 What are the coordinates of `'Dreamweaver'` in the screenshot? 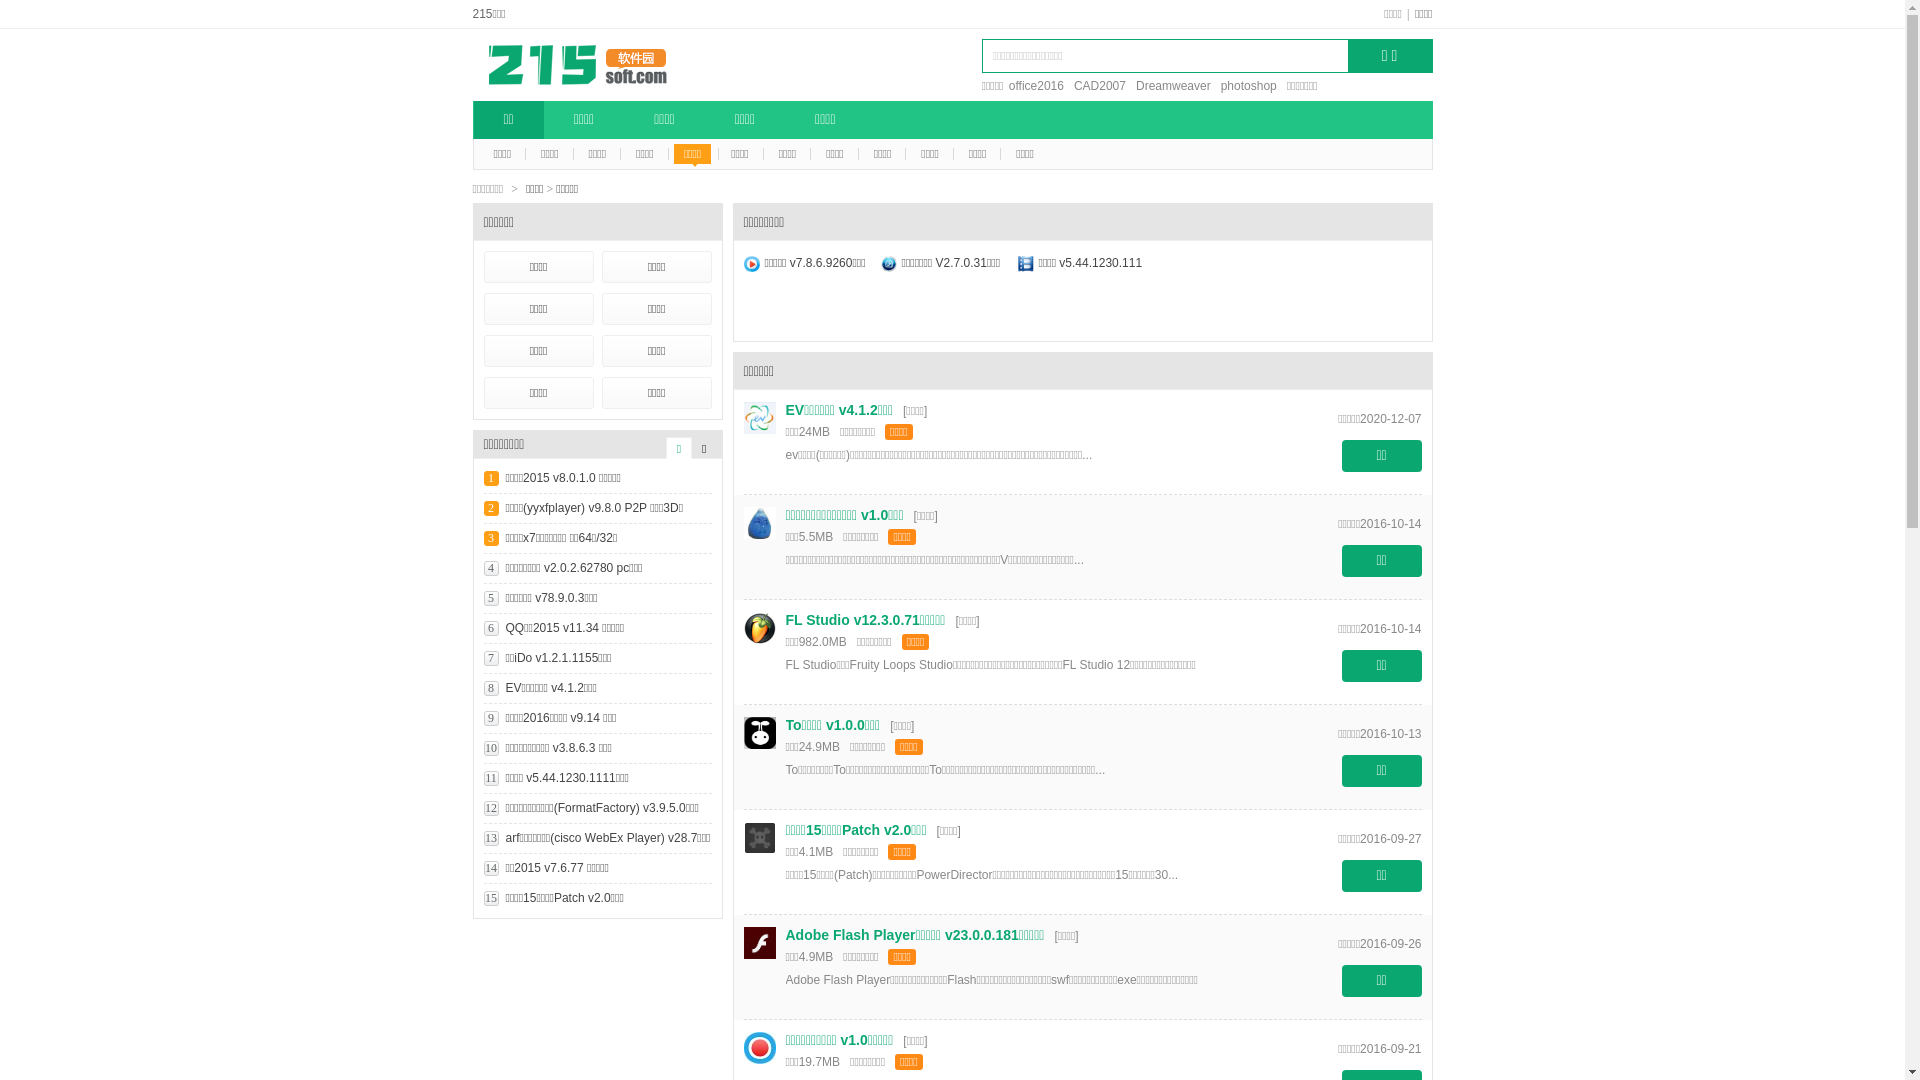 It's located at (1173, 84).